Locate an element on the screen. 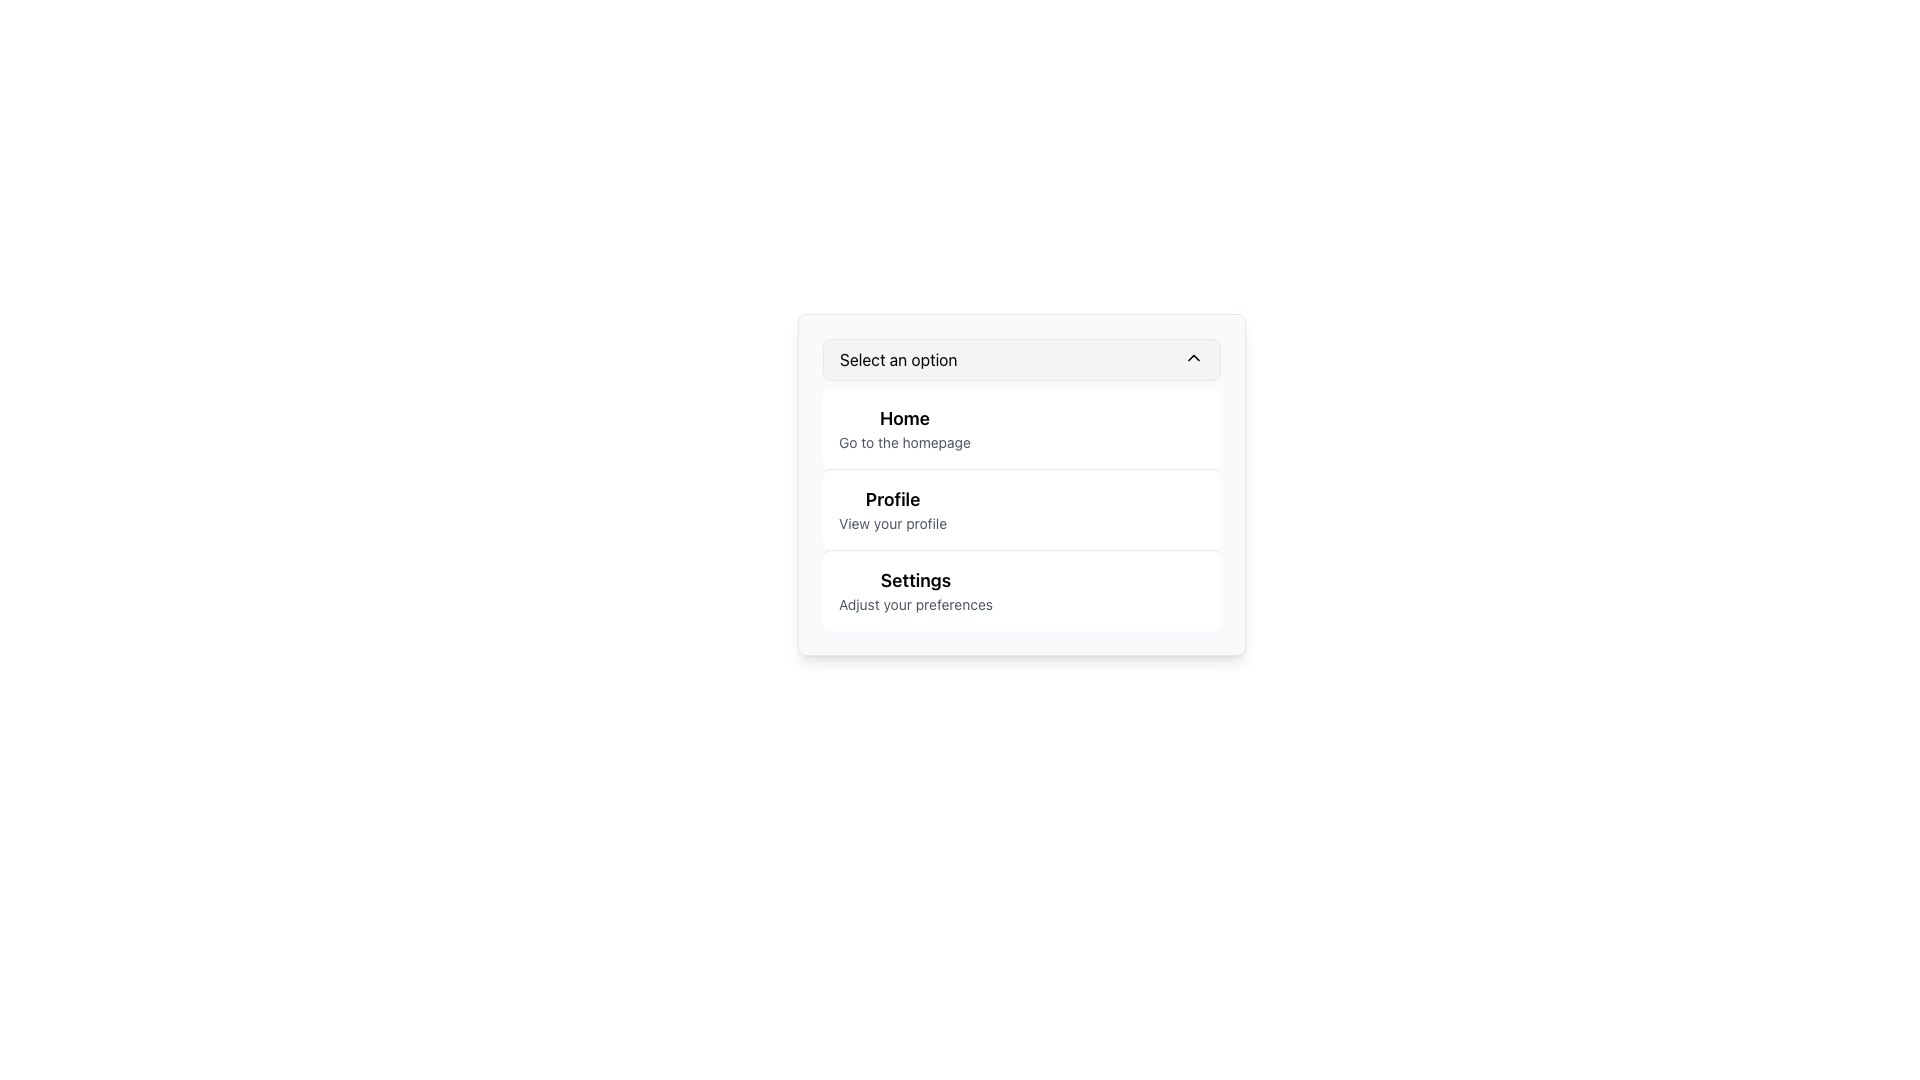 The height and width of the screenshot is (1080, 1920). the text label that provides supplementary information for the 'Settings' section, positioned directly below the 'Settings' title is located at coordinates (915, 604).